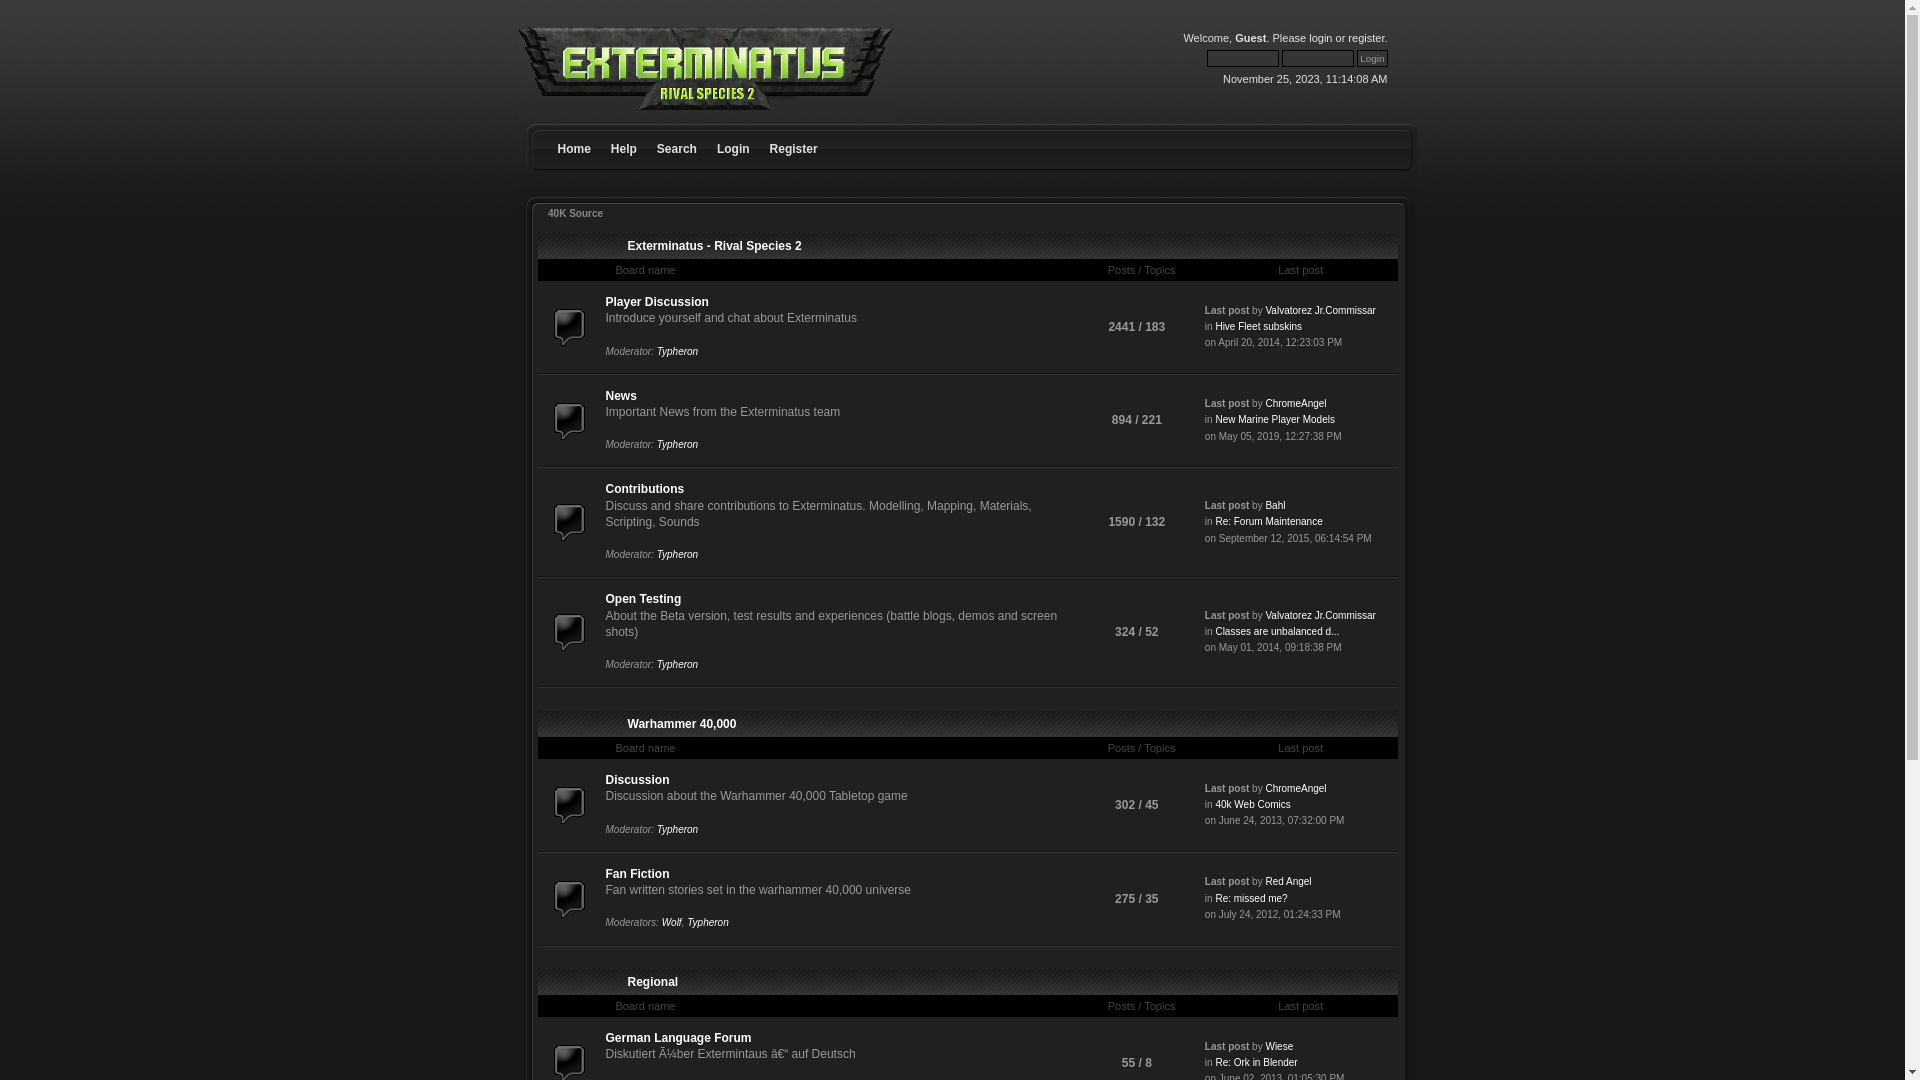 The width and height of the screenshot is (1920, 1080). I want to click on 'Player Discussion', so click(604, 301).